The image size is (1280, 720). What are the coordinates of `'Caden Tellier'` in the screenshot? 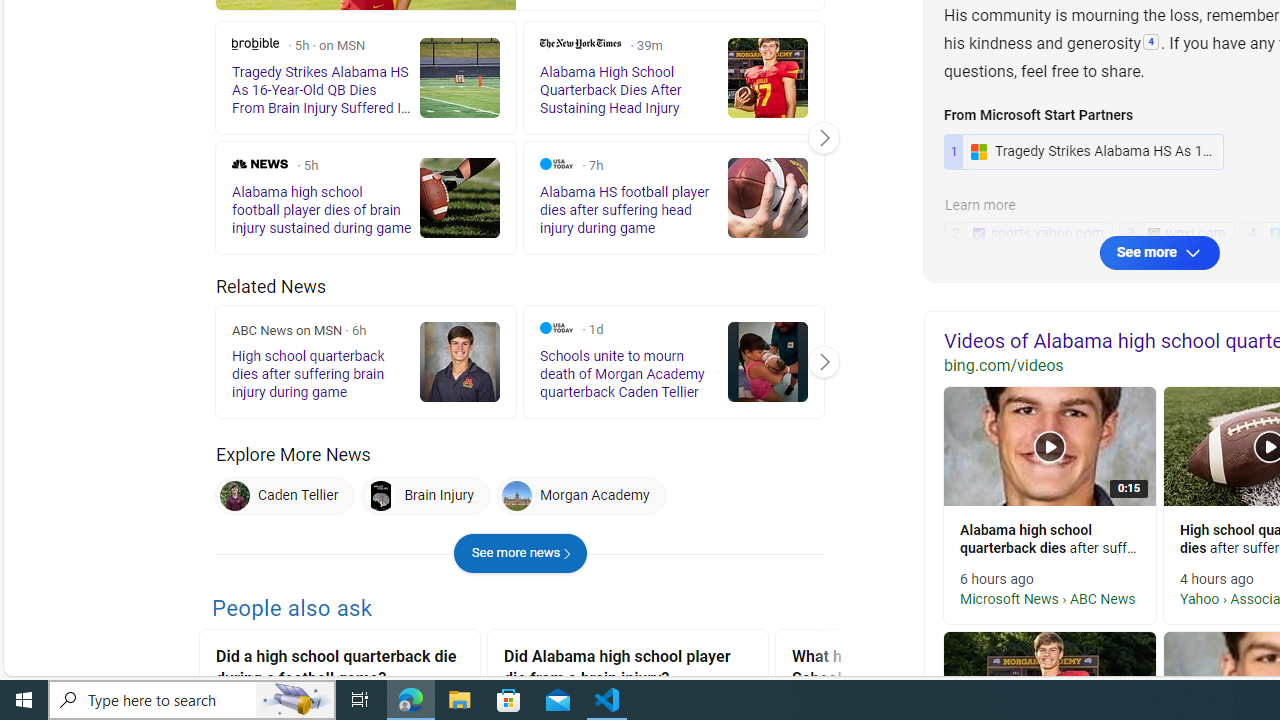 It's located at (284, 495).